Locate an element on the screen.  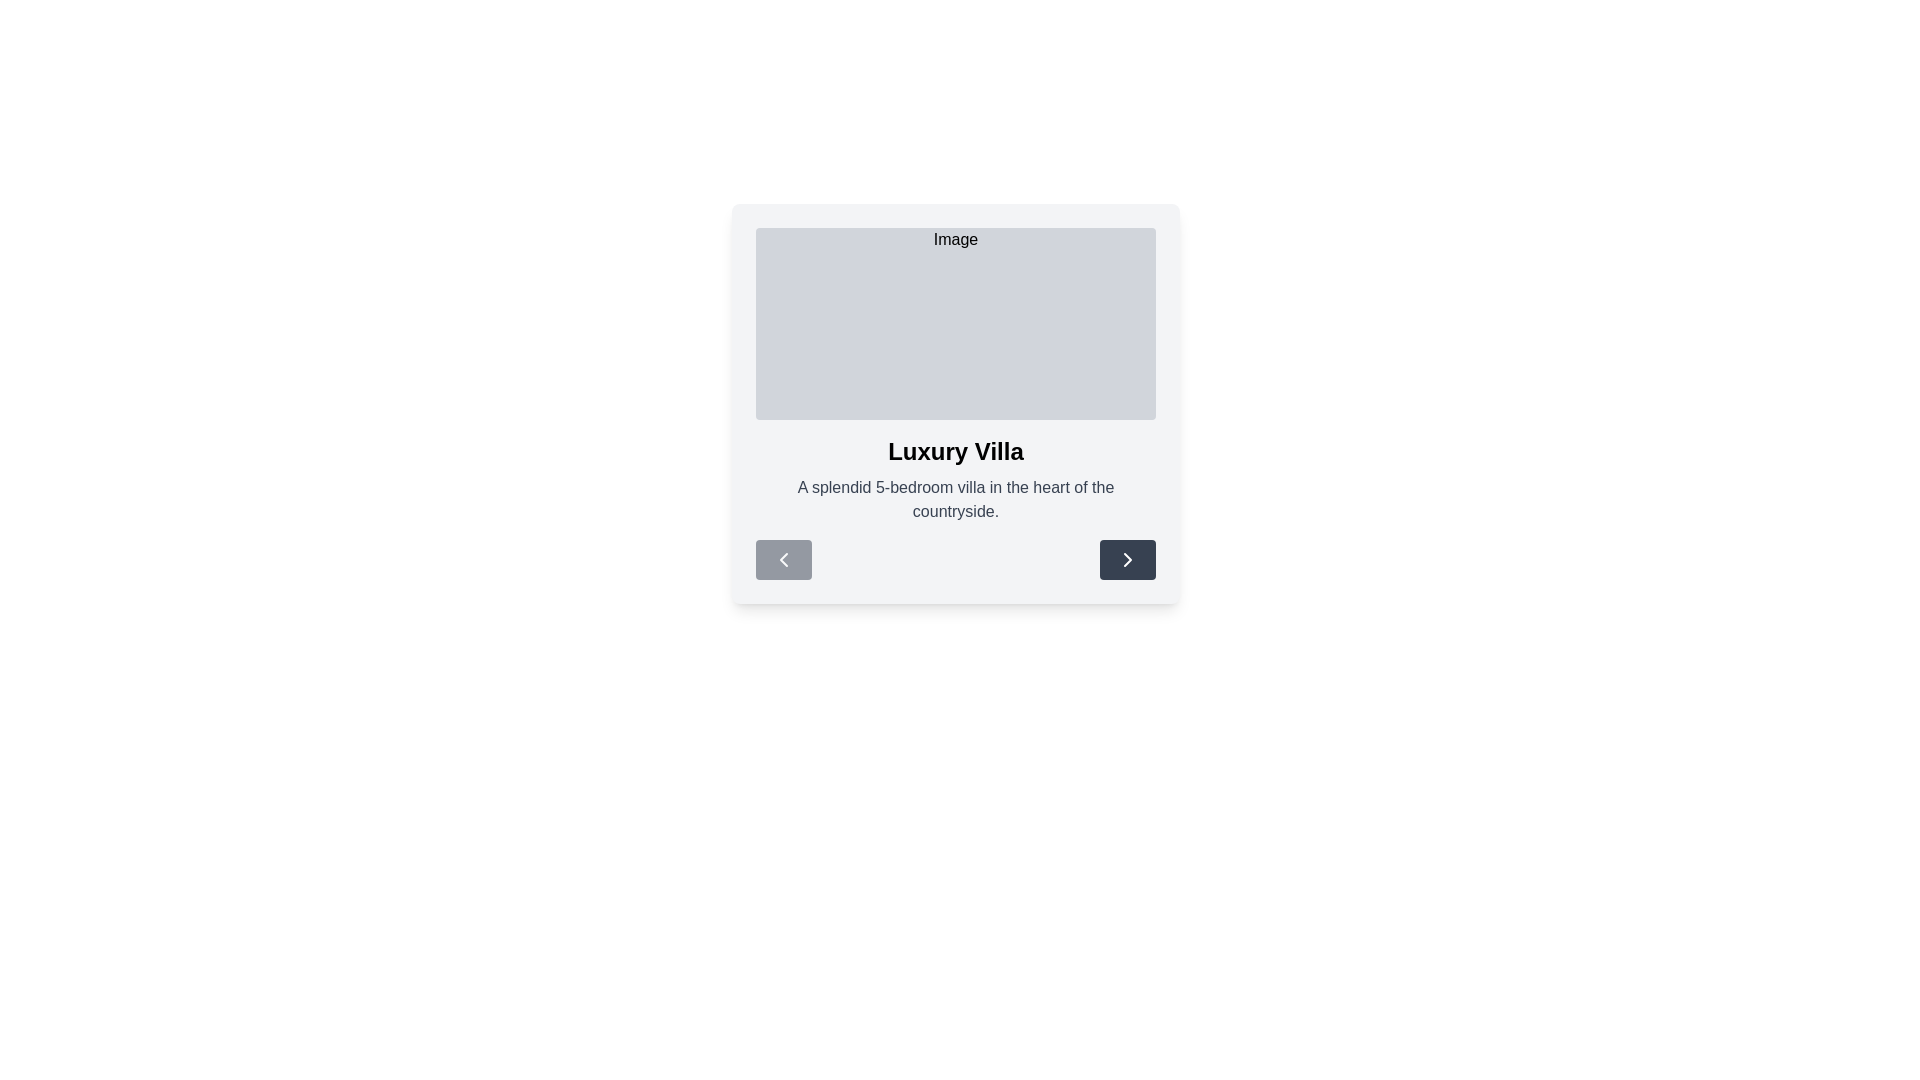
the rightward-pointing chevron arrow icon located within the dark circular button at the bottom-right corner of the 'Luxury Villa' card is located at coordinates (1128, 559).